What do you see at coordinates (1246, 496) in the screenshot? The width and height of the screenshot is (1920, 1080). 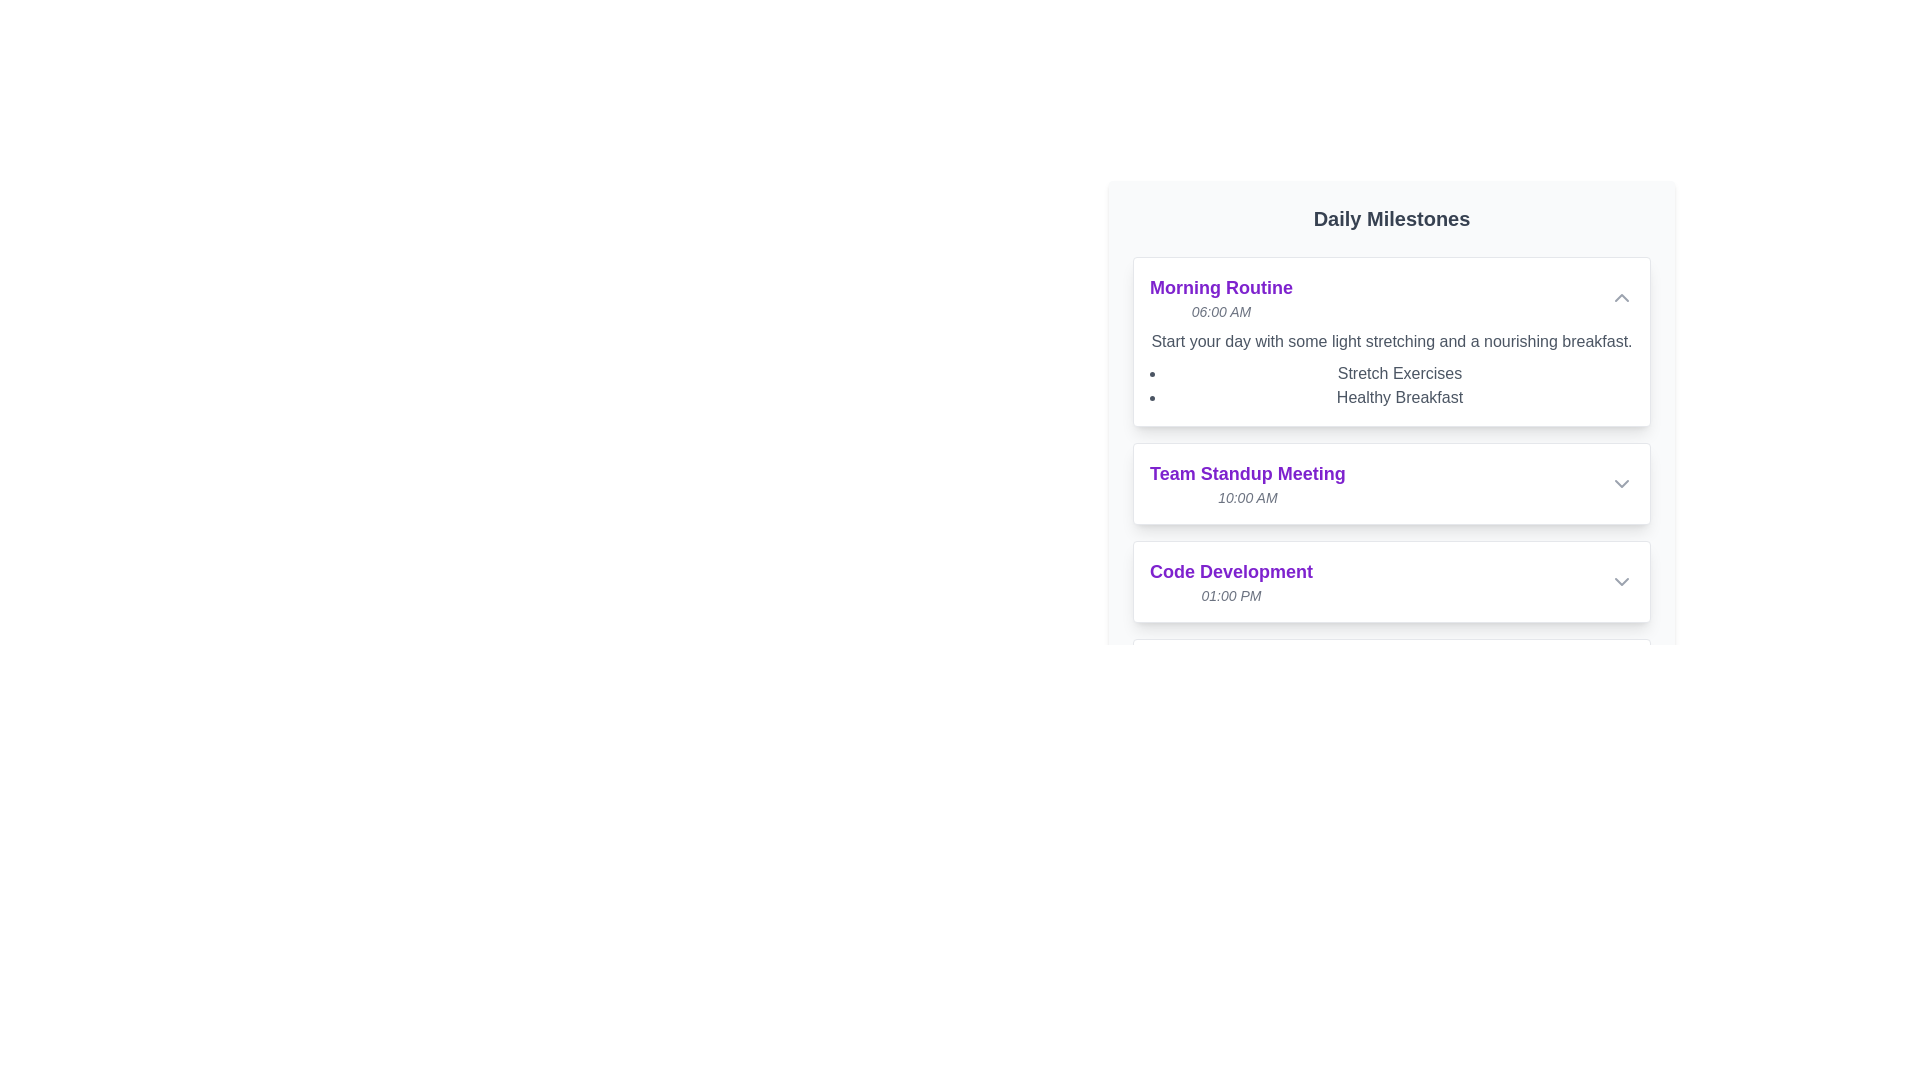 I see `the Text Label displaying '10:00 AM', which is styled in gray, italicized font and positioned below the title 'Team Standup Meeting'` at bounding box center [1246, 496].